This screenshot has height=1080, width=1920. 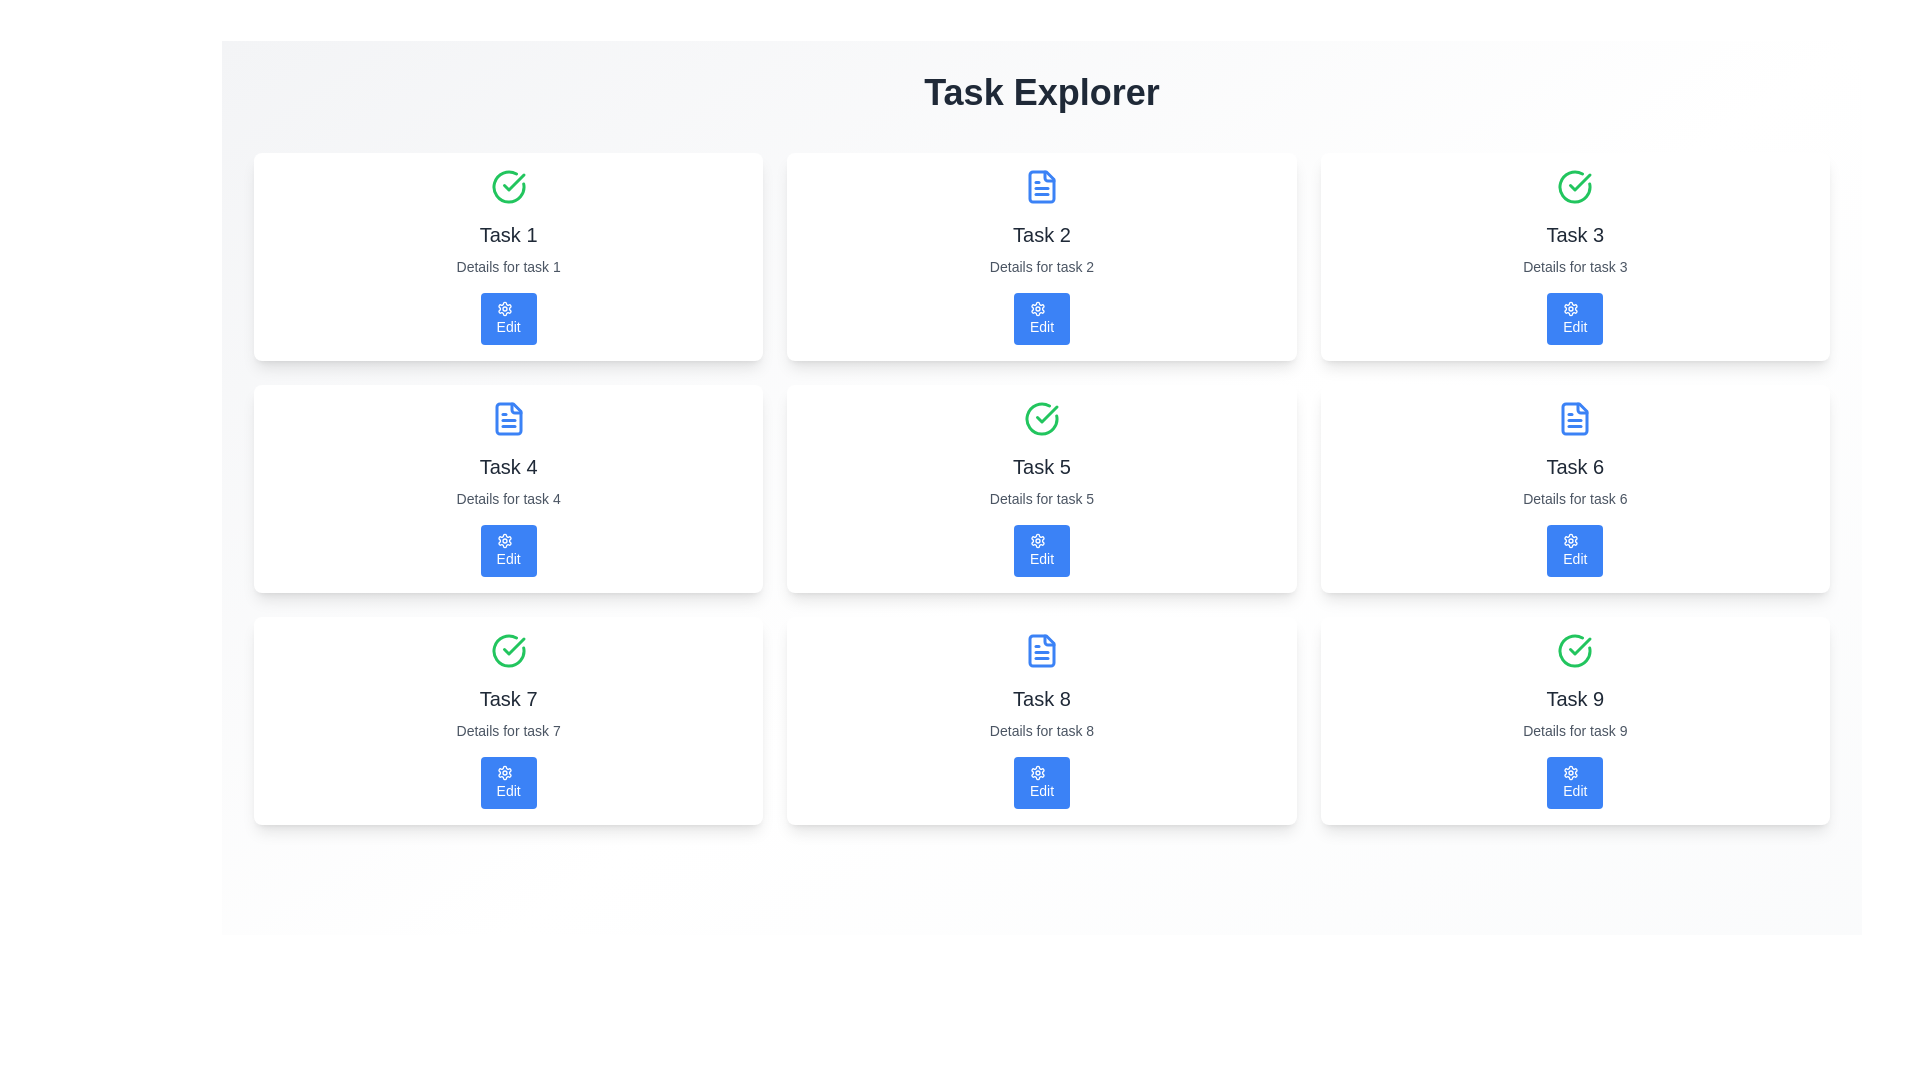 I want to click on the settings icon represented as a cogwheel, located below the 'Edit' button for 'Task 4', so click(x=504, y=540).